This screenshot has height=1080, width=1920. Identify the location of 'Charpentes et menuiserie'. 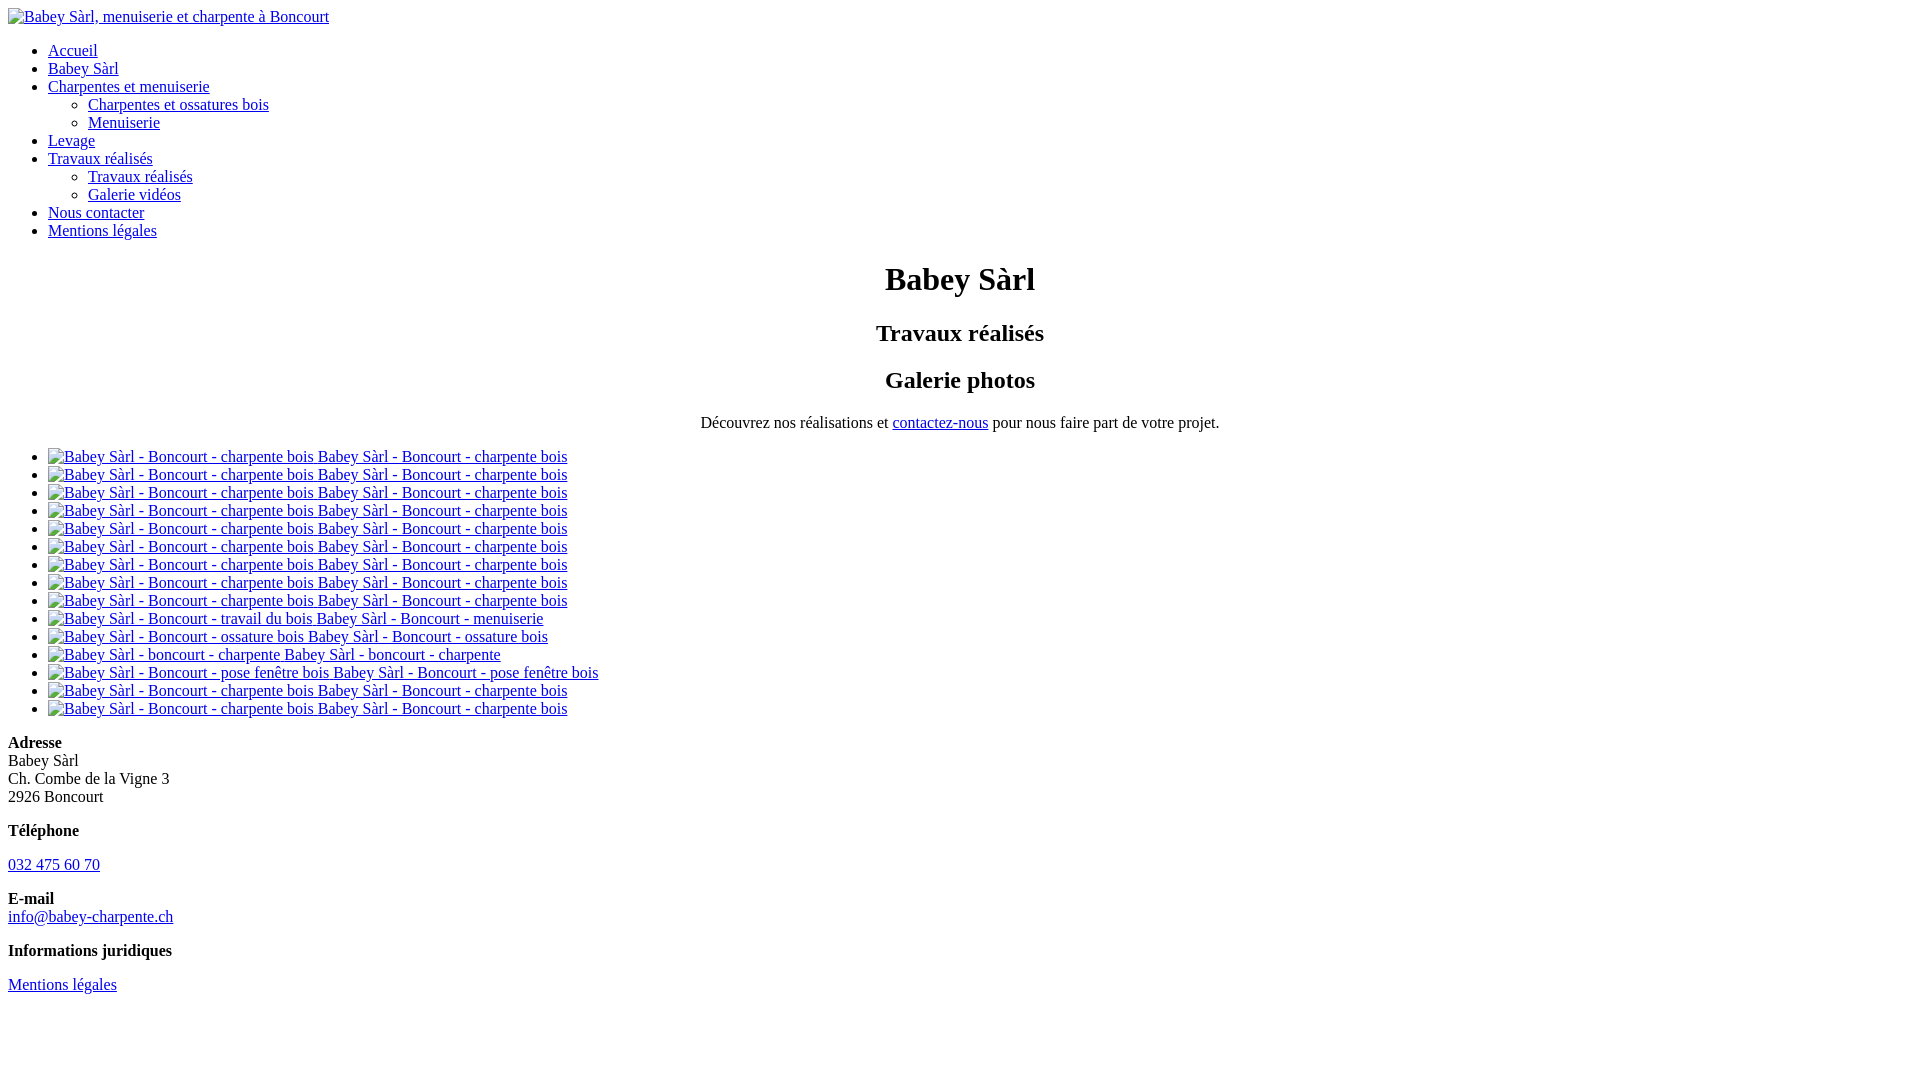
(128, 85).